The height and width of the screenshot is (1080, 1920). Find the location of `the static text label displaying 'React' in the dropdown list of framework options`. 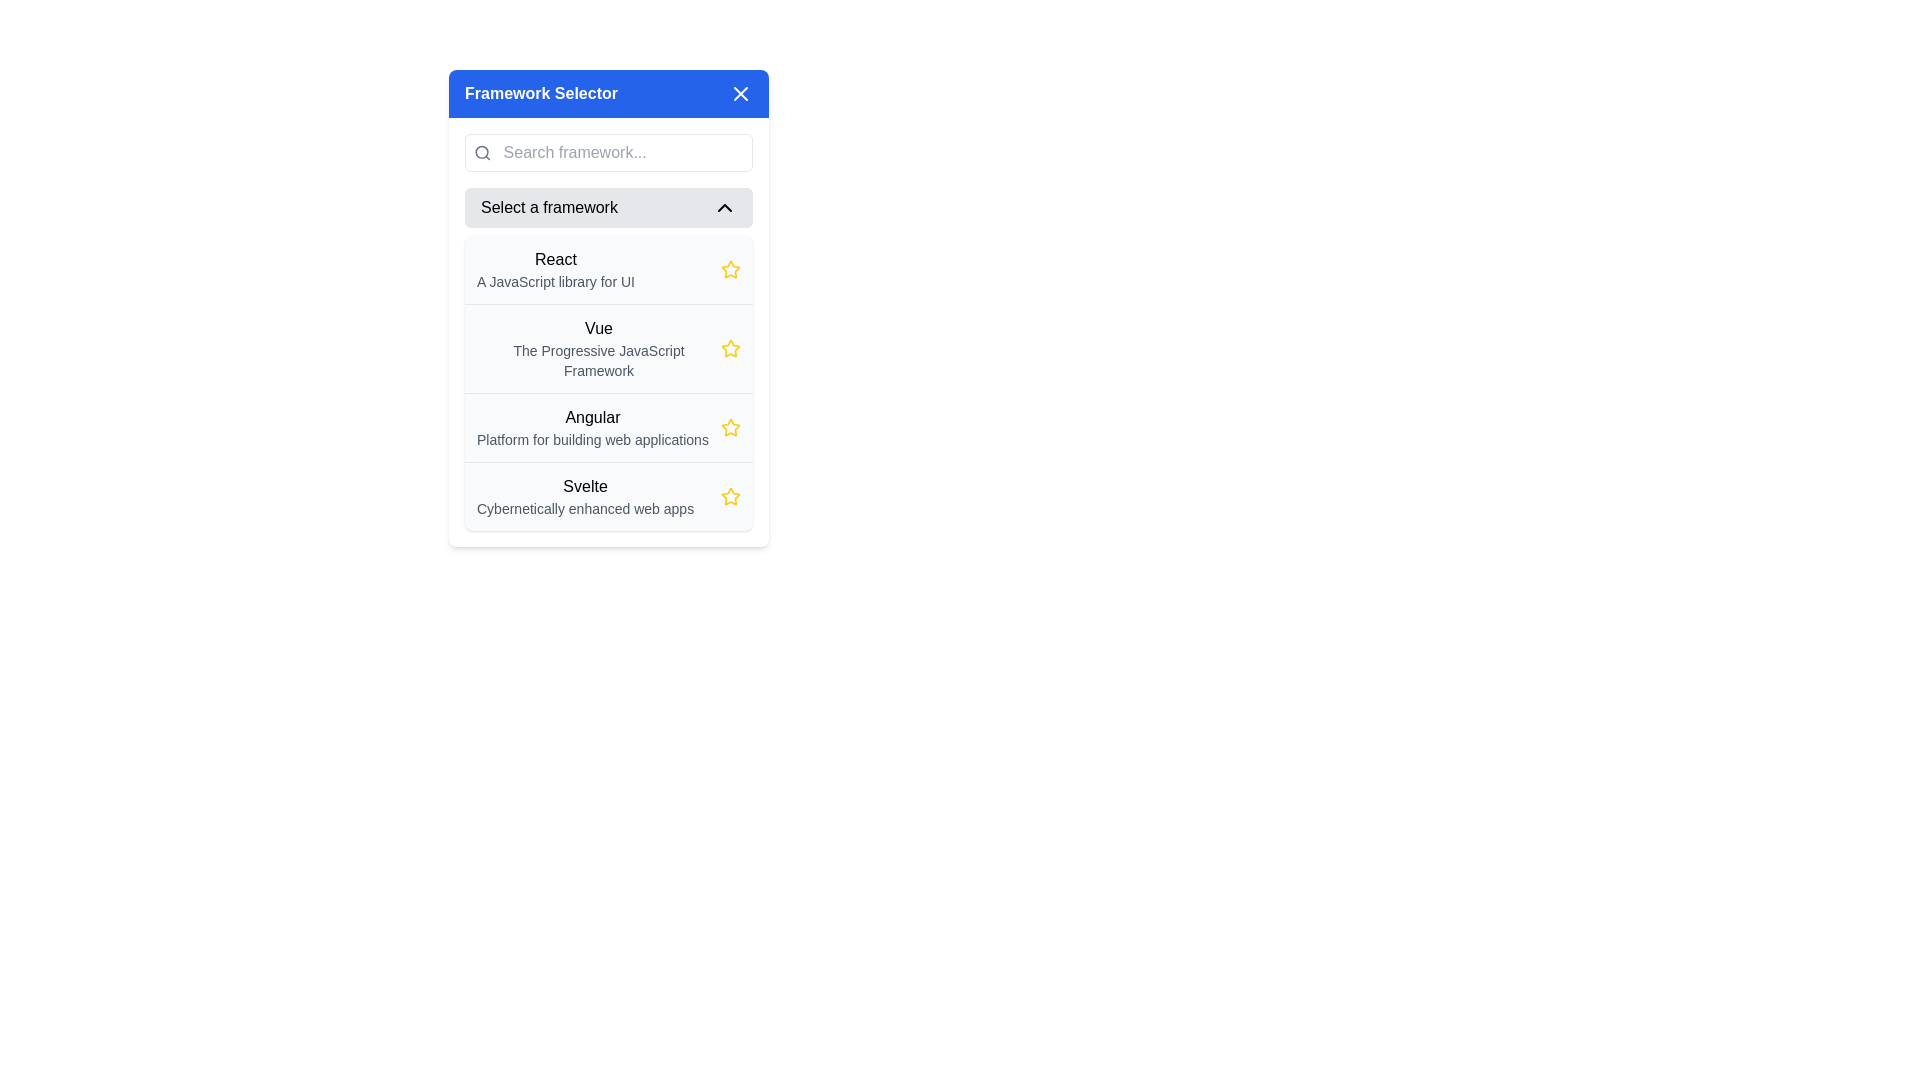

the static text label displaying 'React' in the dropdown list of framework options is located at coordinates (556, 258).